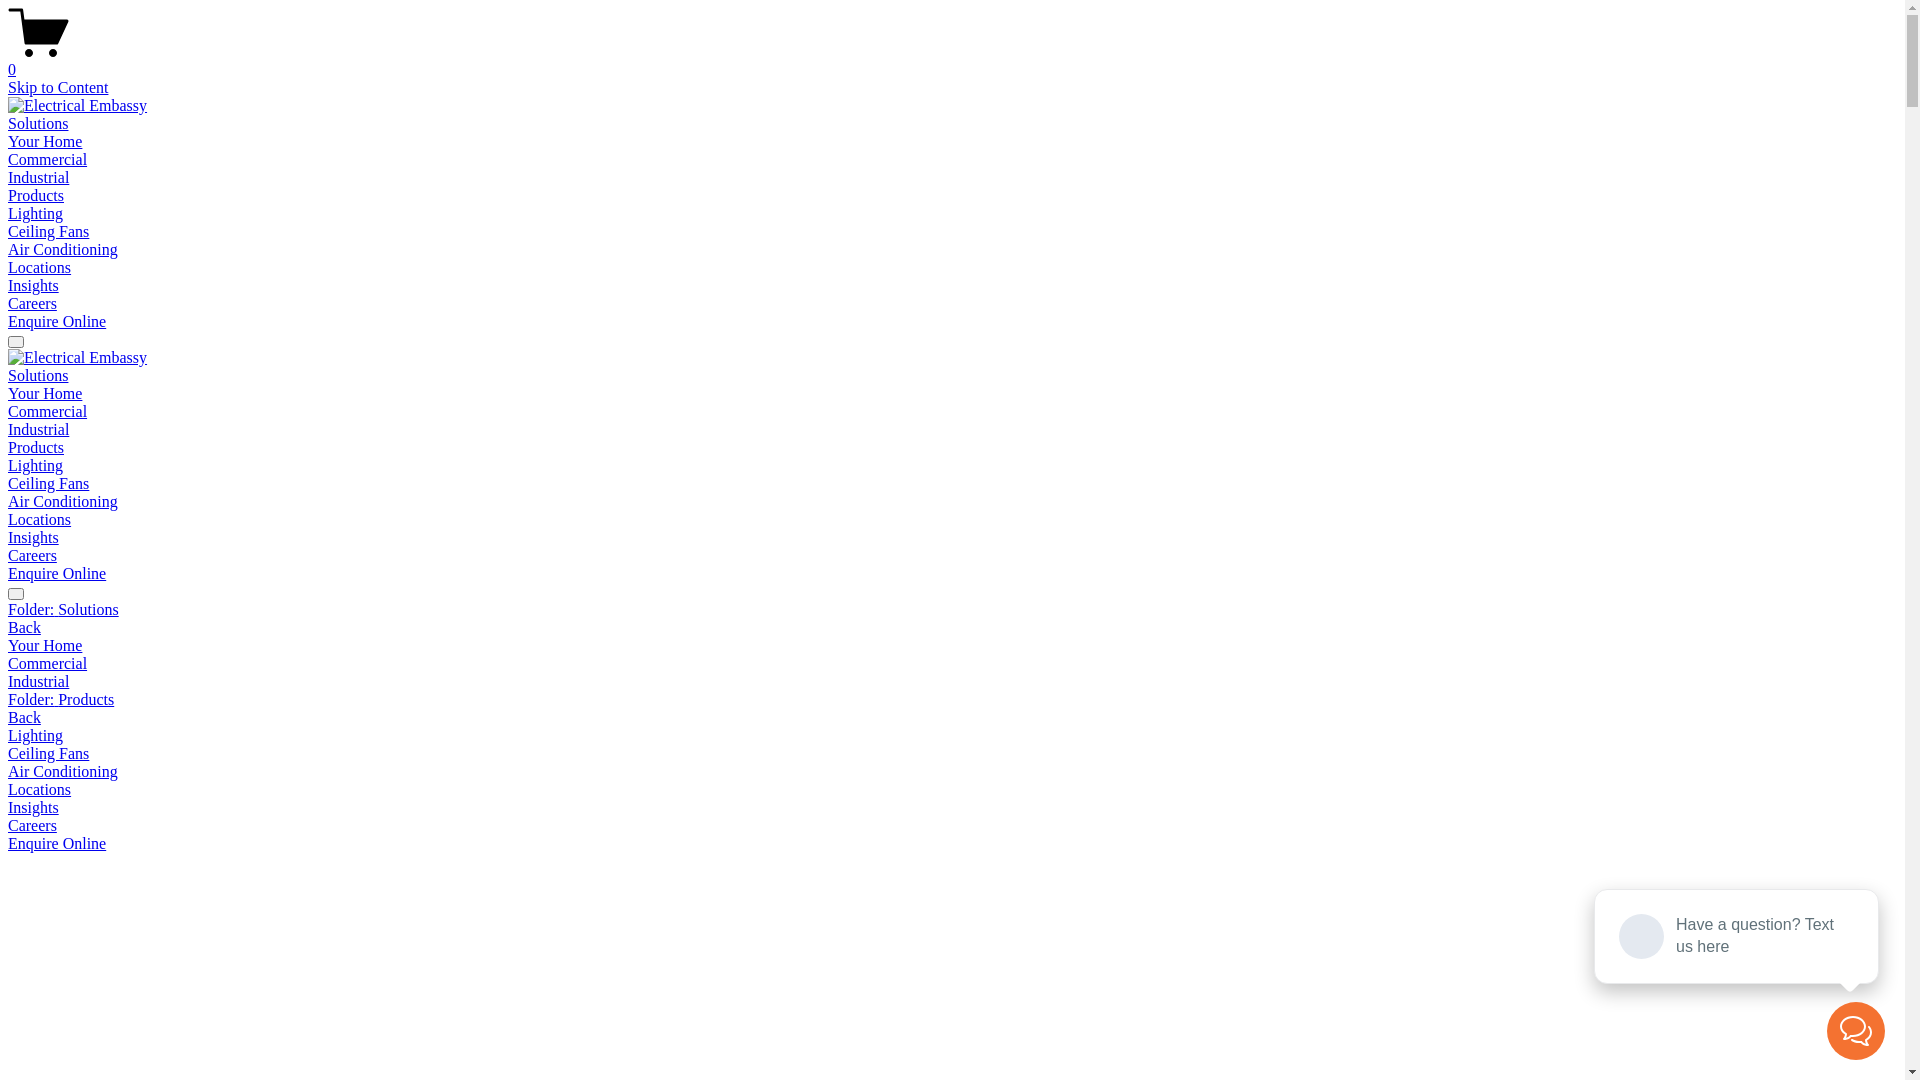  Describe the element at coordinates (951, 806) in the screenshot. I see `'Insights'` at that location.